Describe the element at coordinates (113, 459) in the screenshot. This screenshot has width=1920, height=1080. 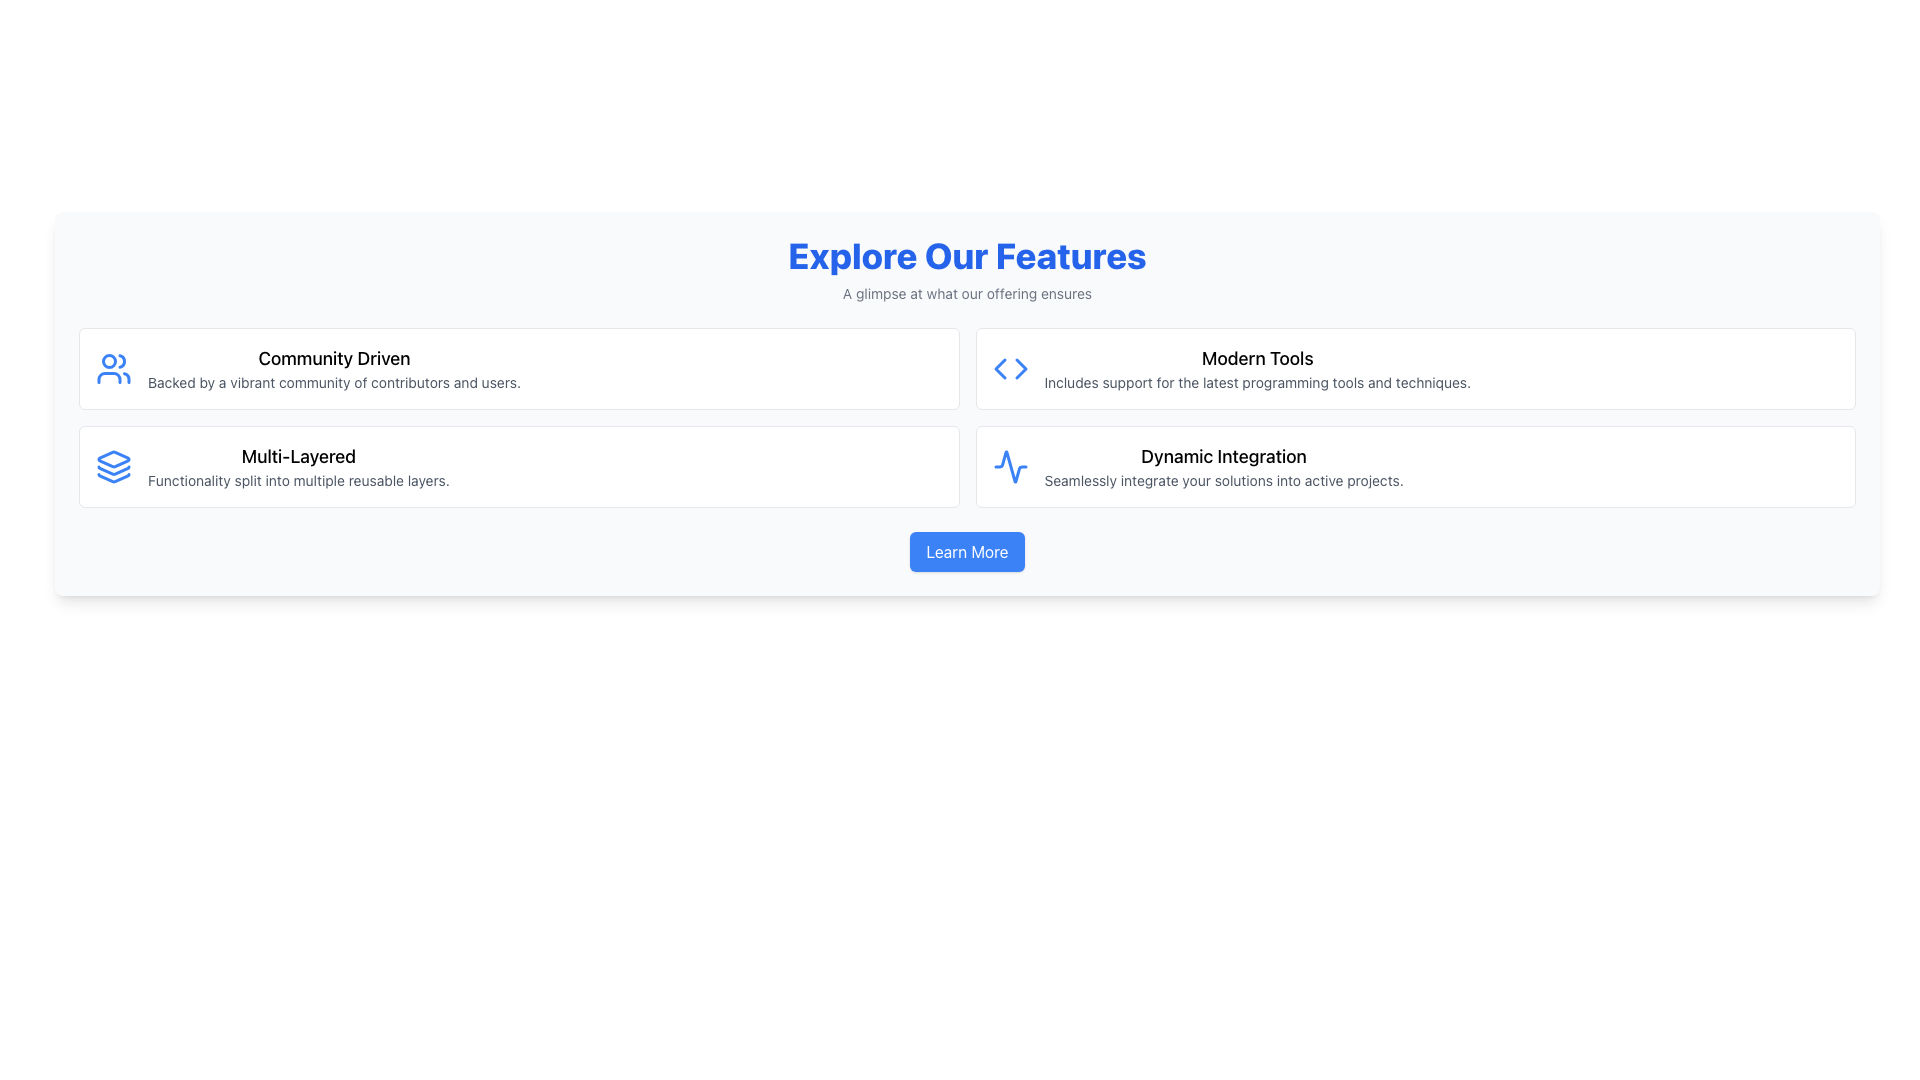
I see `the topmost triangular icon in the 'Multi-Layered' section, located at the bottom left of the central content area` at that location.